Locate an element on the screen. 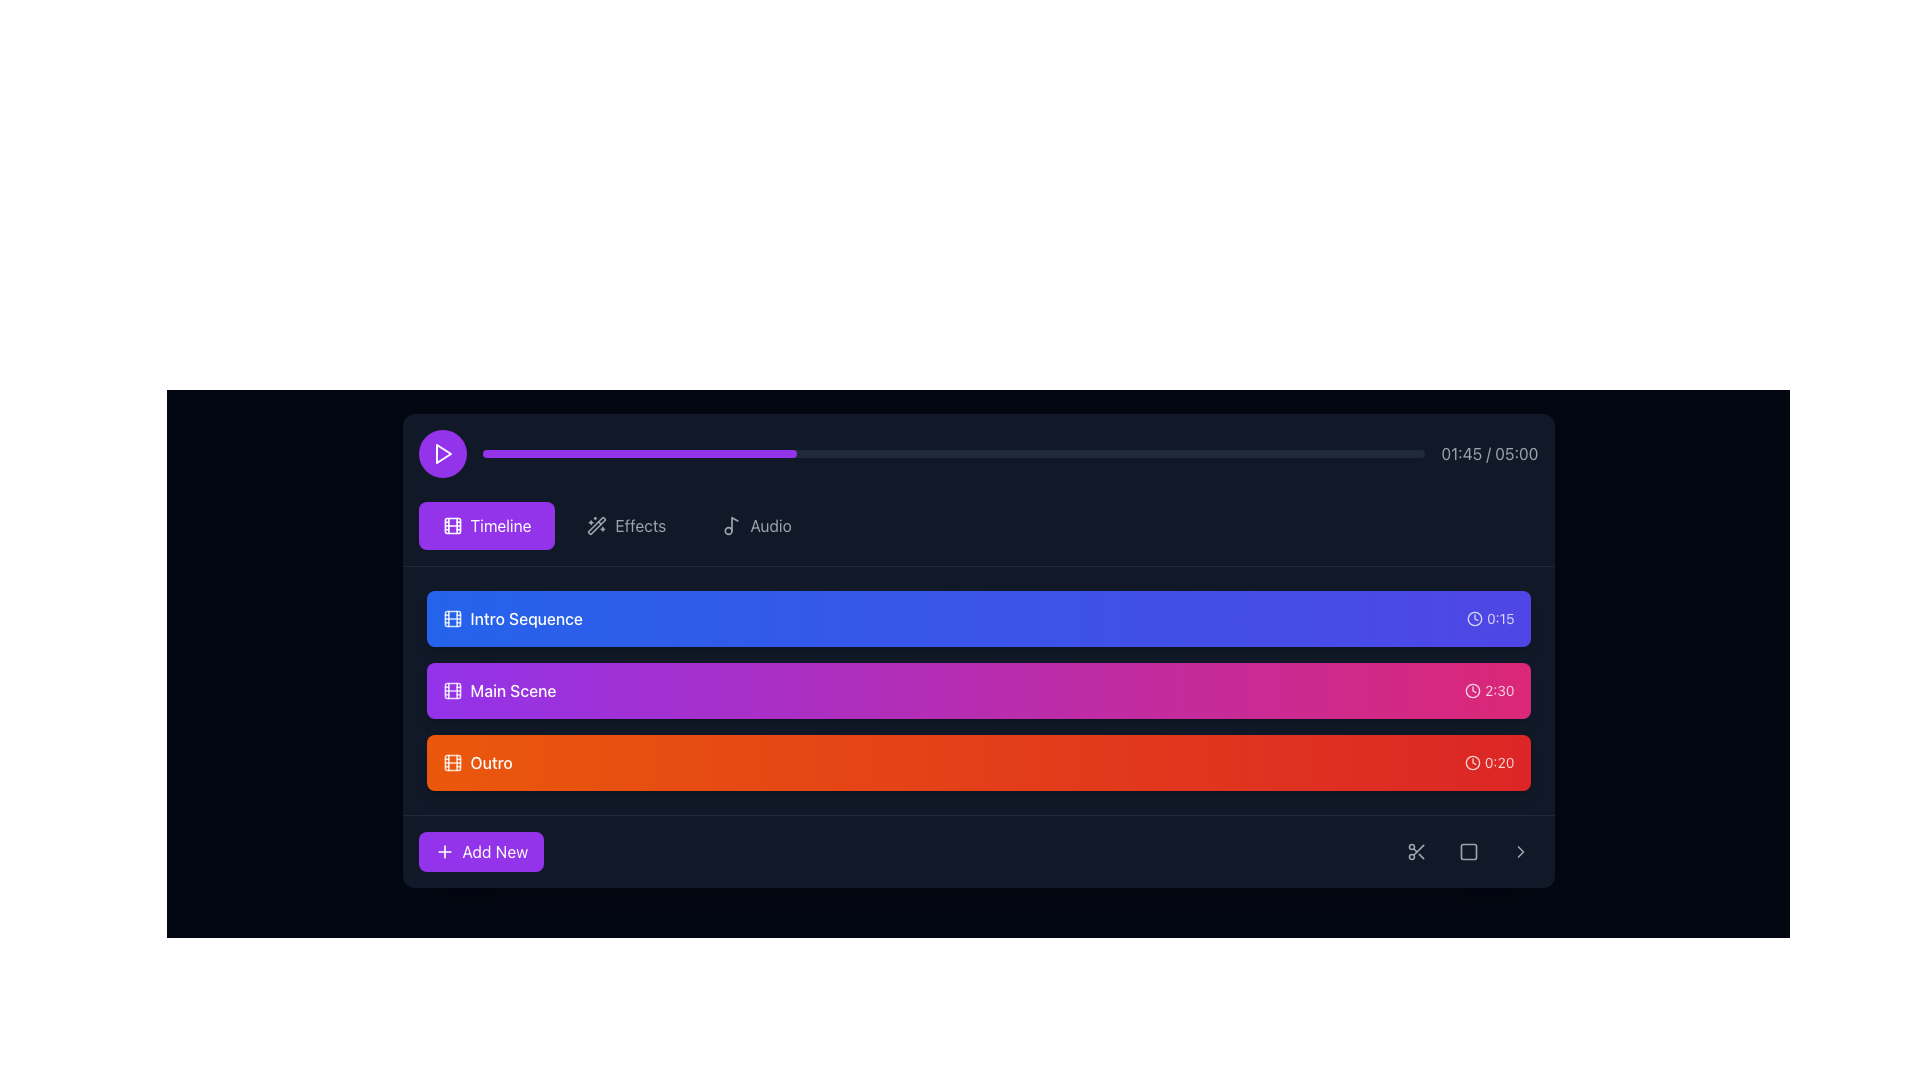  the second button in the horizontal navigation menu, located to the right of the 'Timeline' button and to the left of the 'Audio' button is located at coordinates (625, 524).